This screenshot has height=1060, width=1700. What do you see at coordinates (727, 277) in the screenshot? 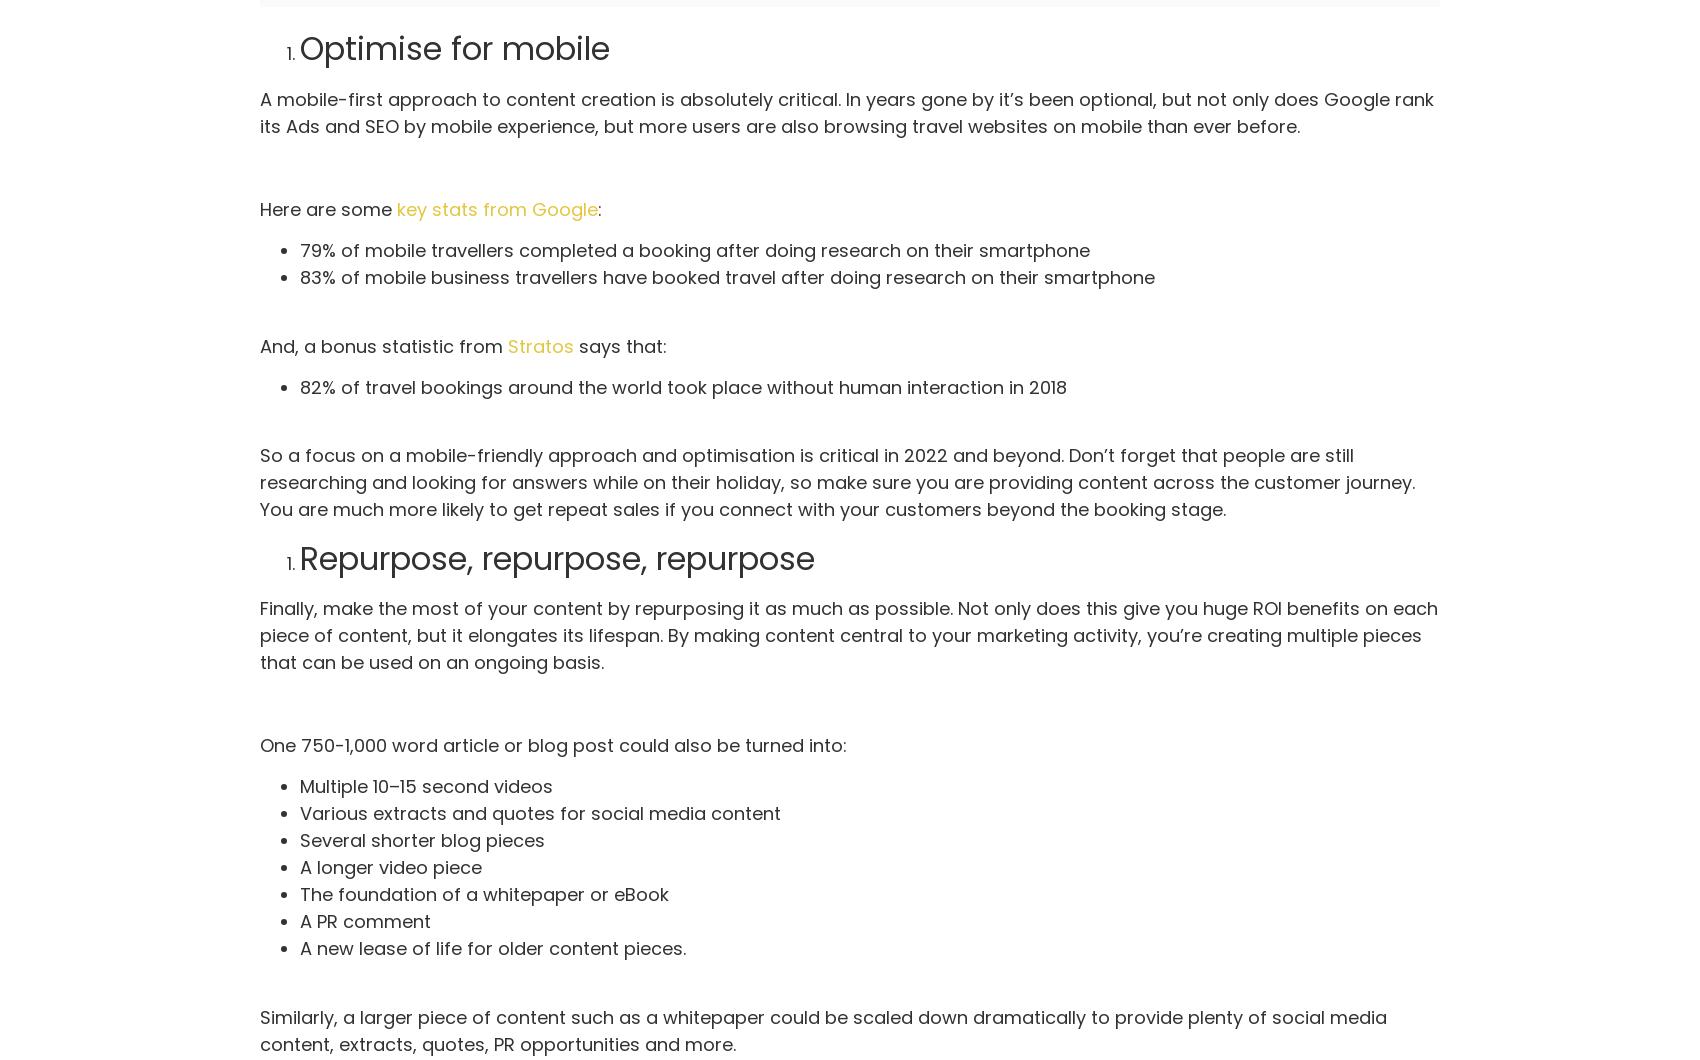
I see `'83% of mobile business travellers have booked travel after doing research on their smartphone'` at bounding box center [727, 277].